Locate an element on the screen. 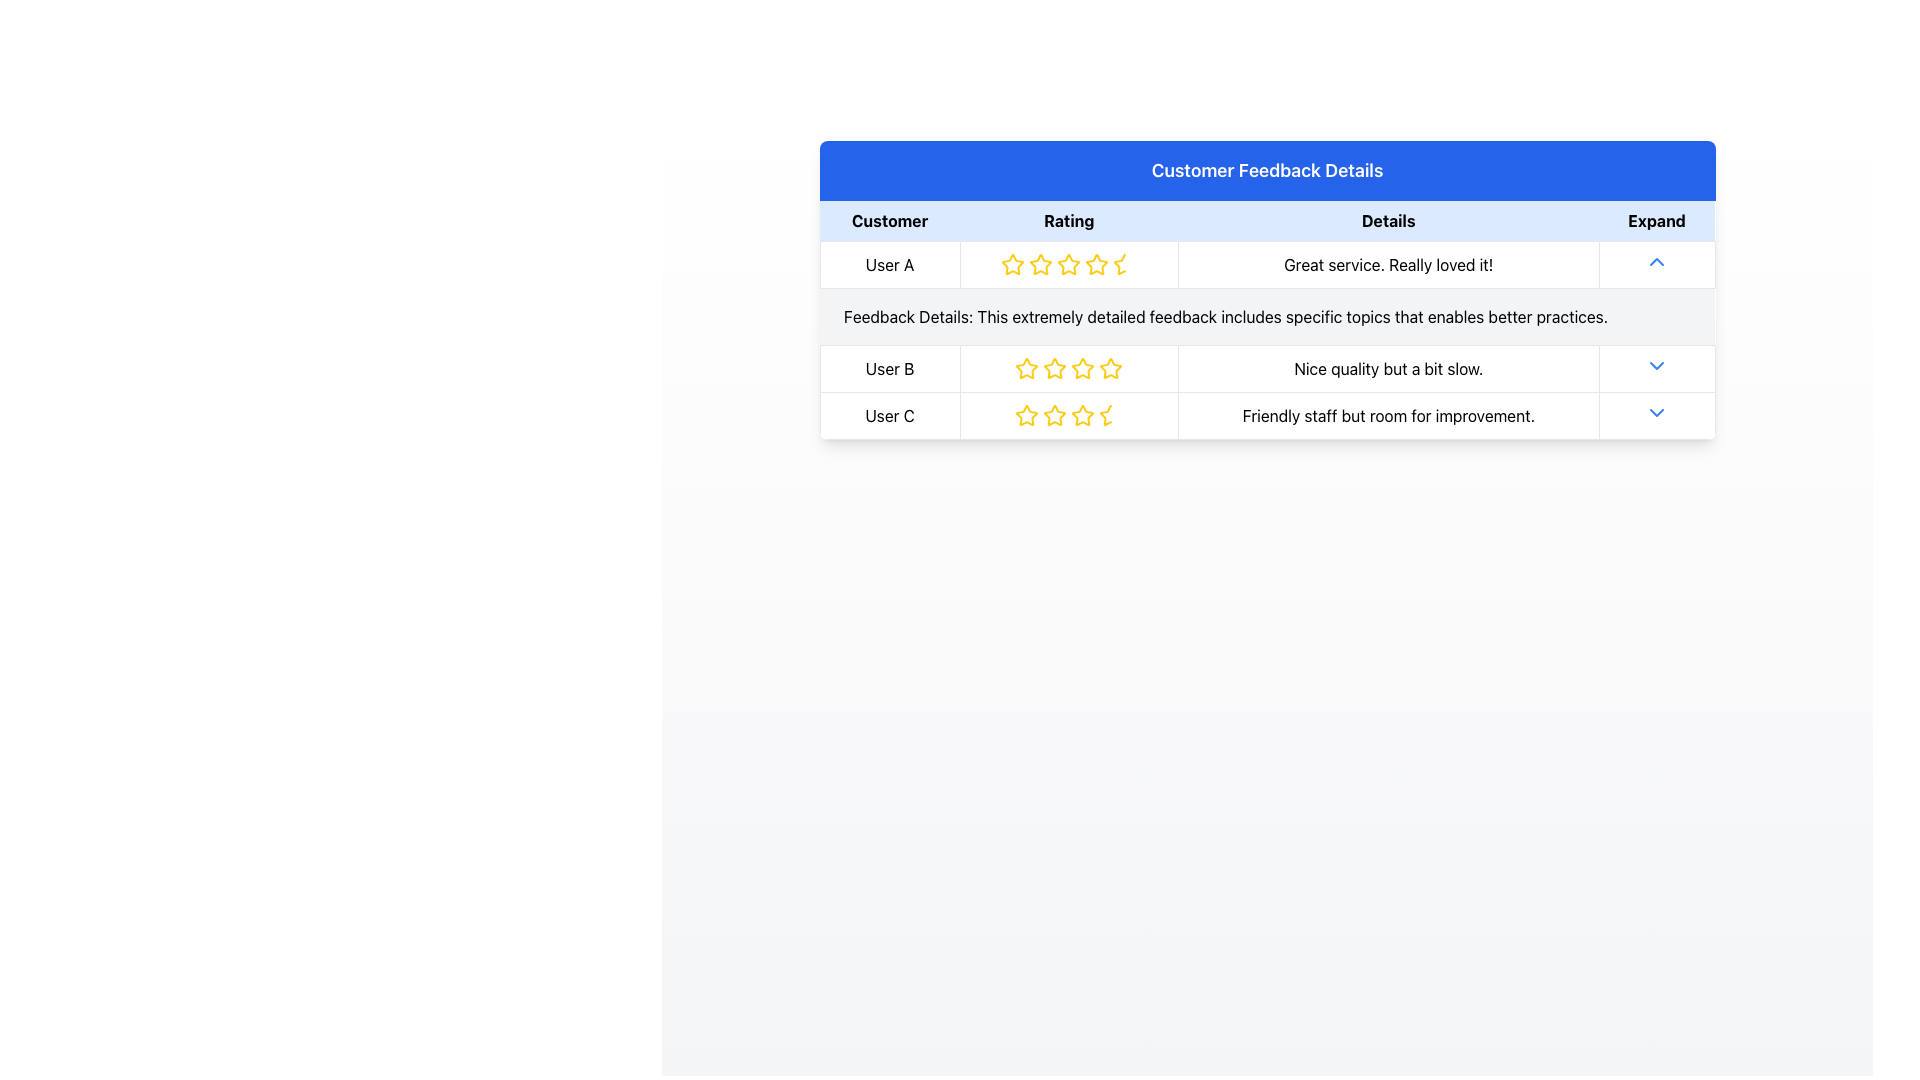 This screenshot has height=1080, width=1920. the text label displaying 'User B' located in the second row of the table under the 'Customer' column is located at coordinates (889, 369).